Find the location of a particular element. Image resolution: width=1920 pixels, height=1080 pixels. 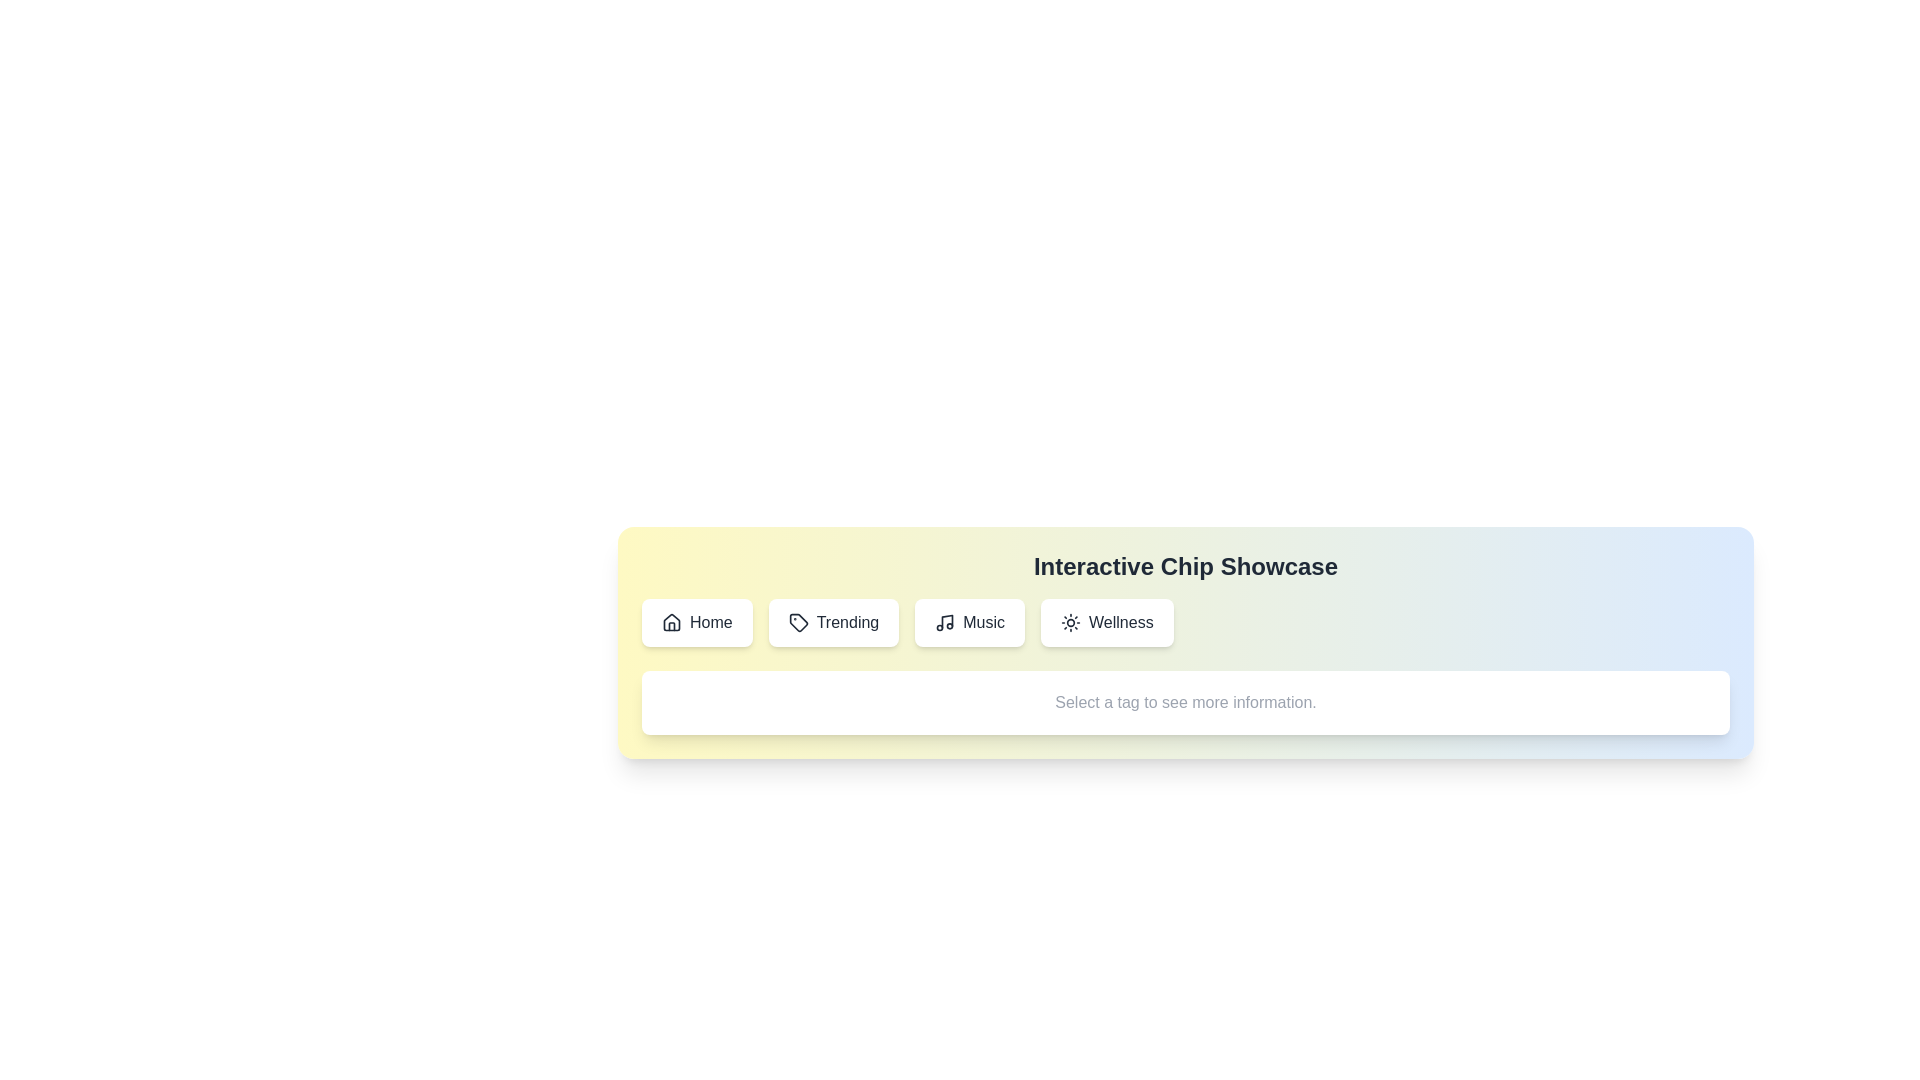

the chip labeled Home to observe its hover effect is located at coordinates (697, 622).